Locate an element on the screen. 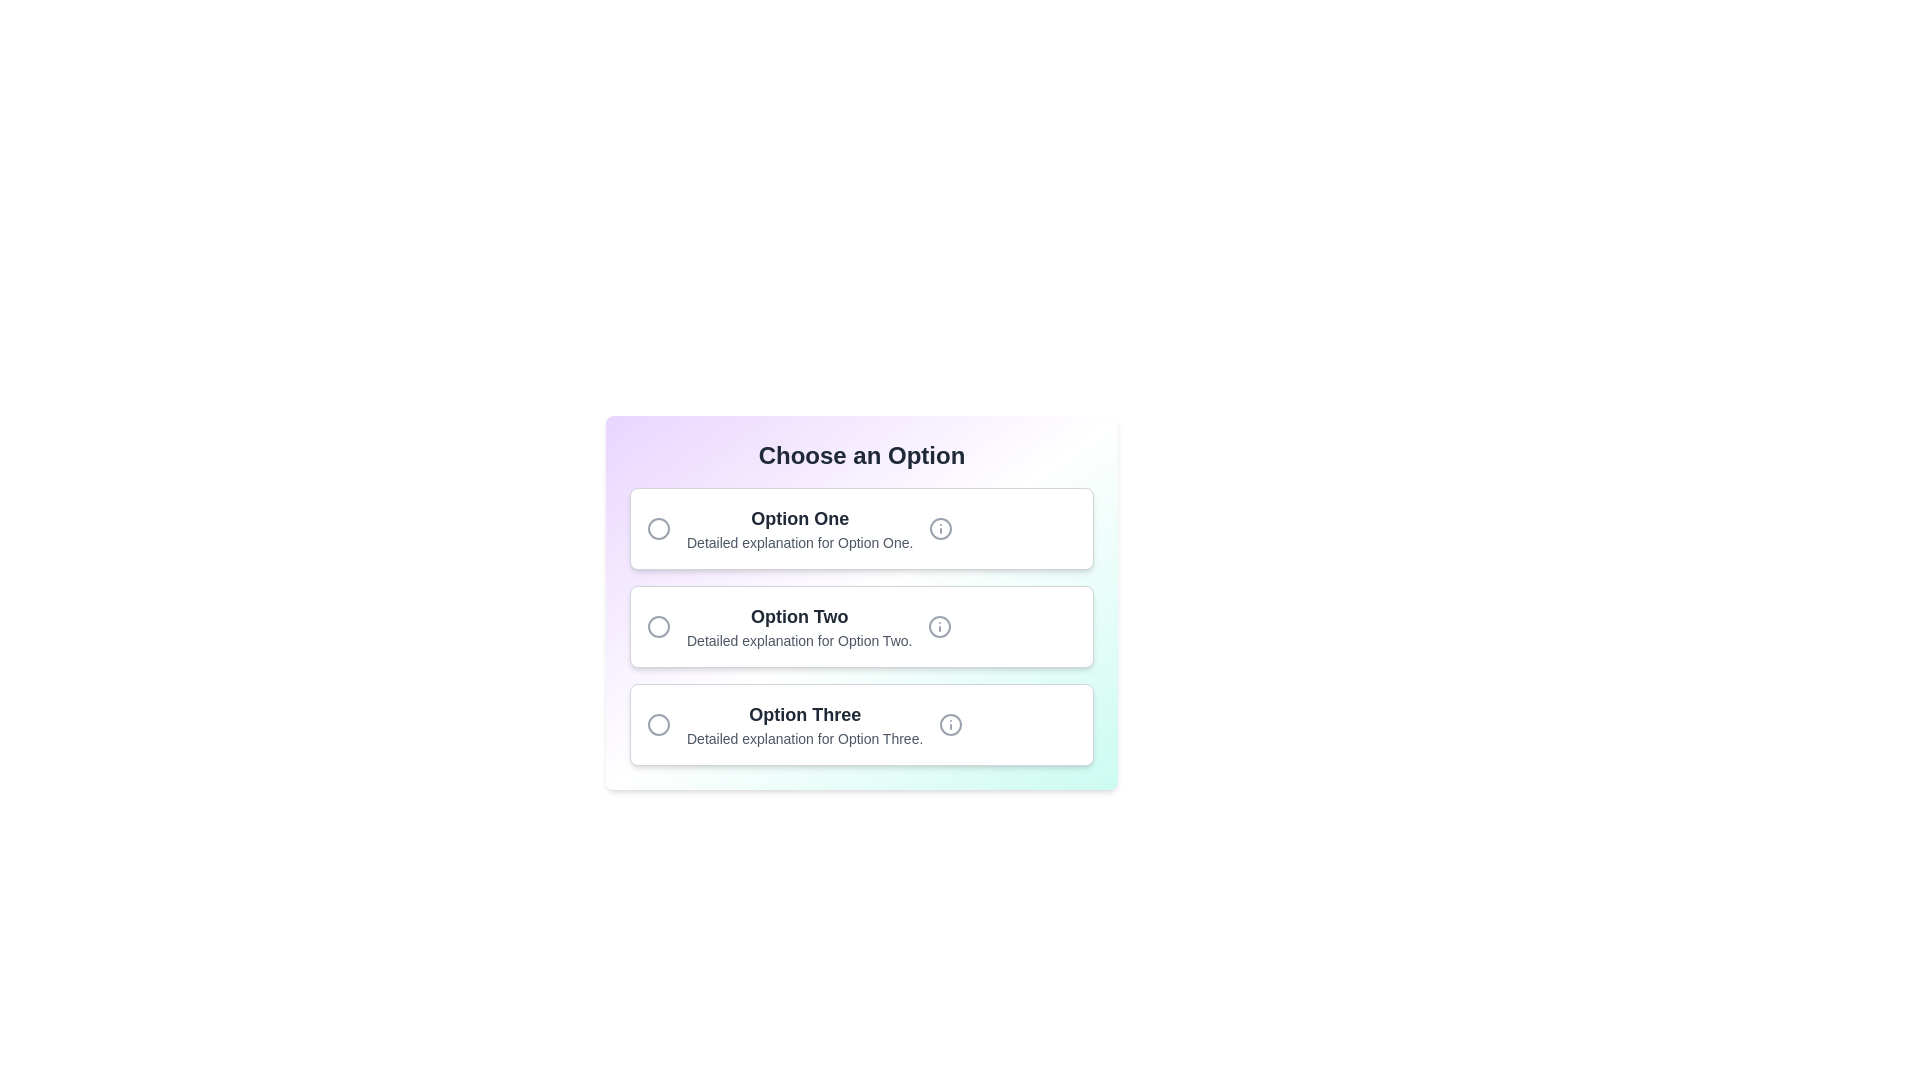 This screenshot has height=1080, width=1920. the text label that displays 'Option Three', which is styled in a bold and large dark gray font and is the upper text segment in the row for selectable options is located at coordinates (805, 713).